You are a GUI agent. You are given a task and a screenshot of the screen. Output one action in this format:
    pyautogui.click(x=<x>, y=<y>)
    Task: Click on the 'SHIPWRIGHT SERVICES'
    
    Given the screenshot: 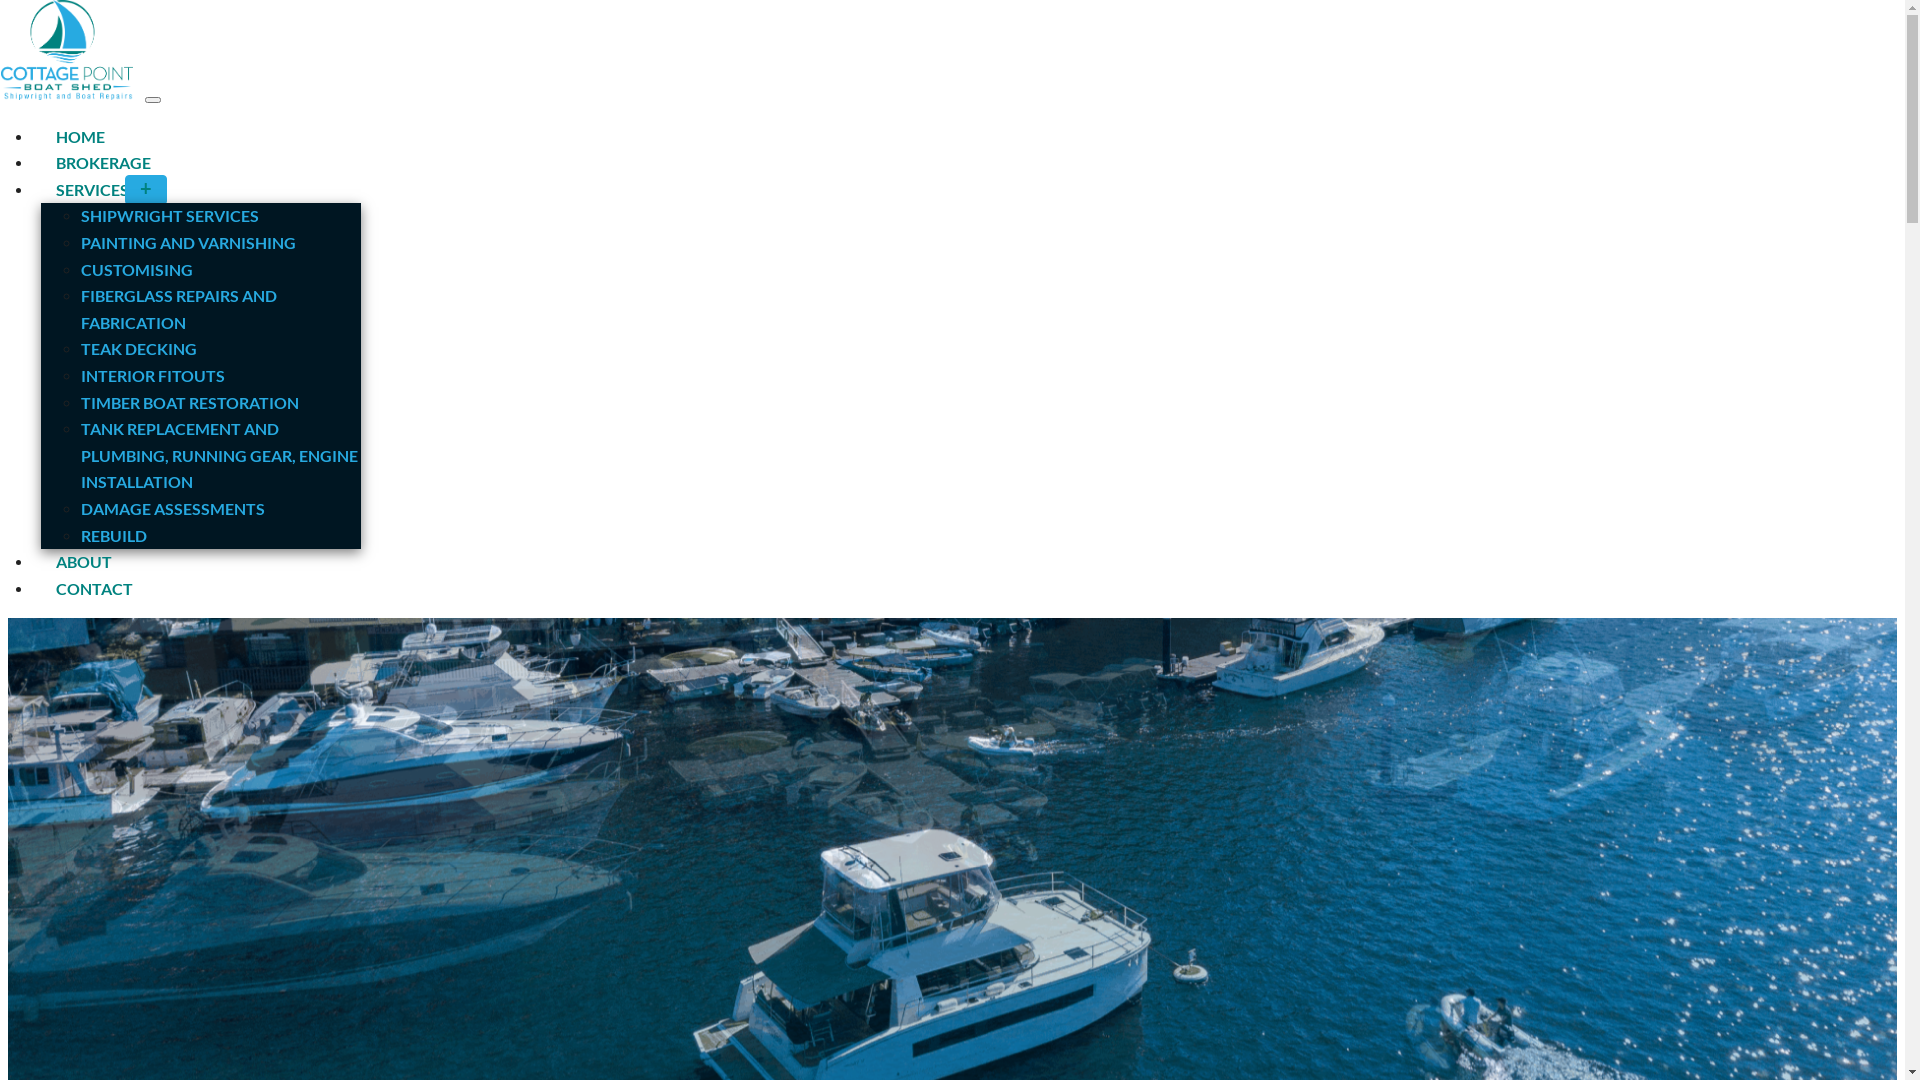 What is the action you would take?
    pyautogui.click(x=169, y=215)
    